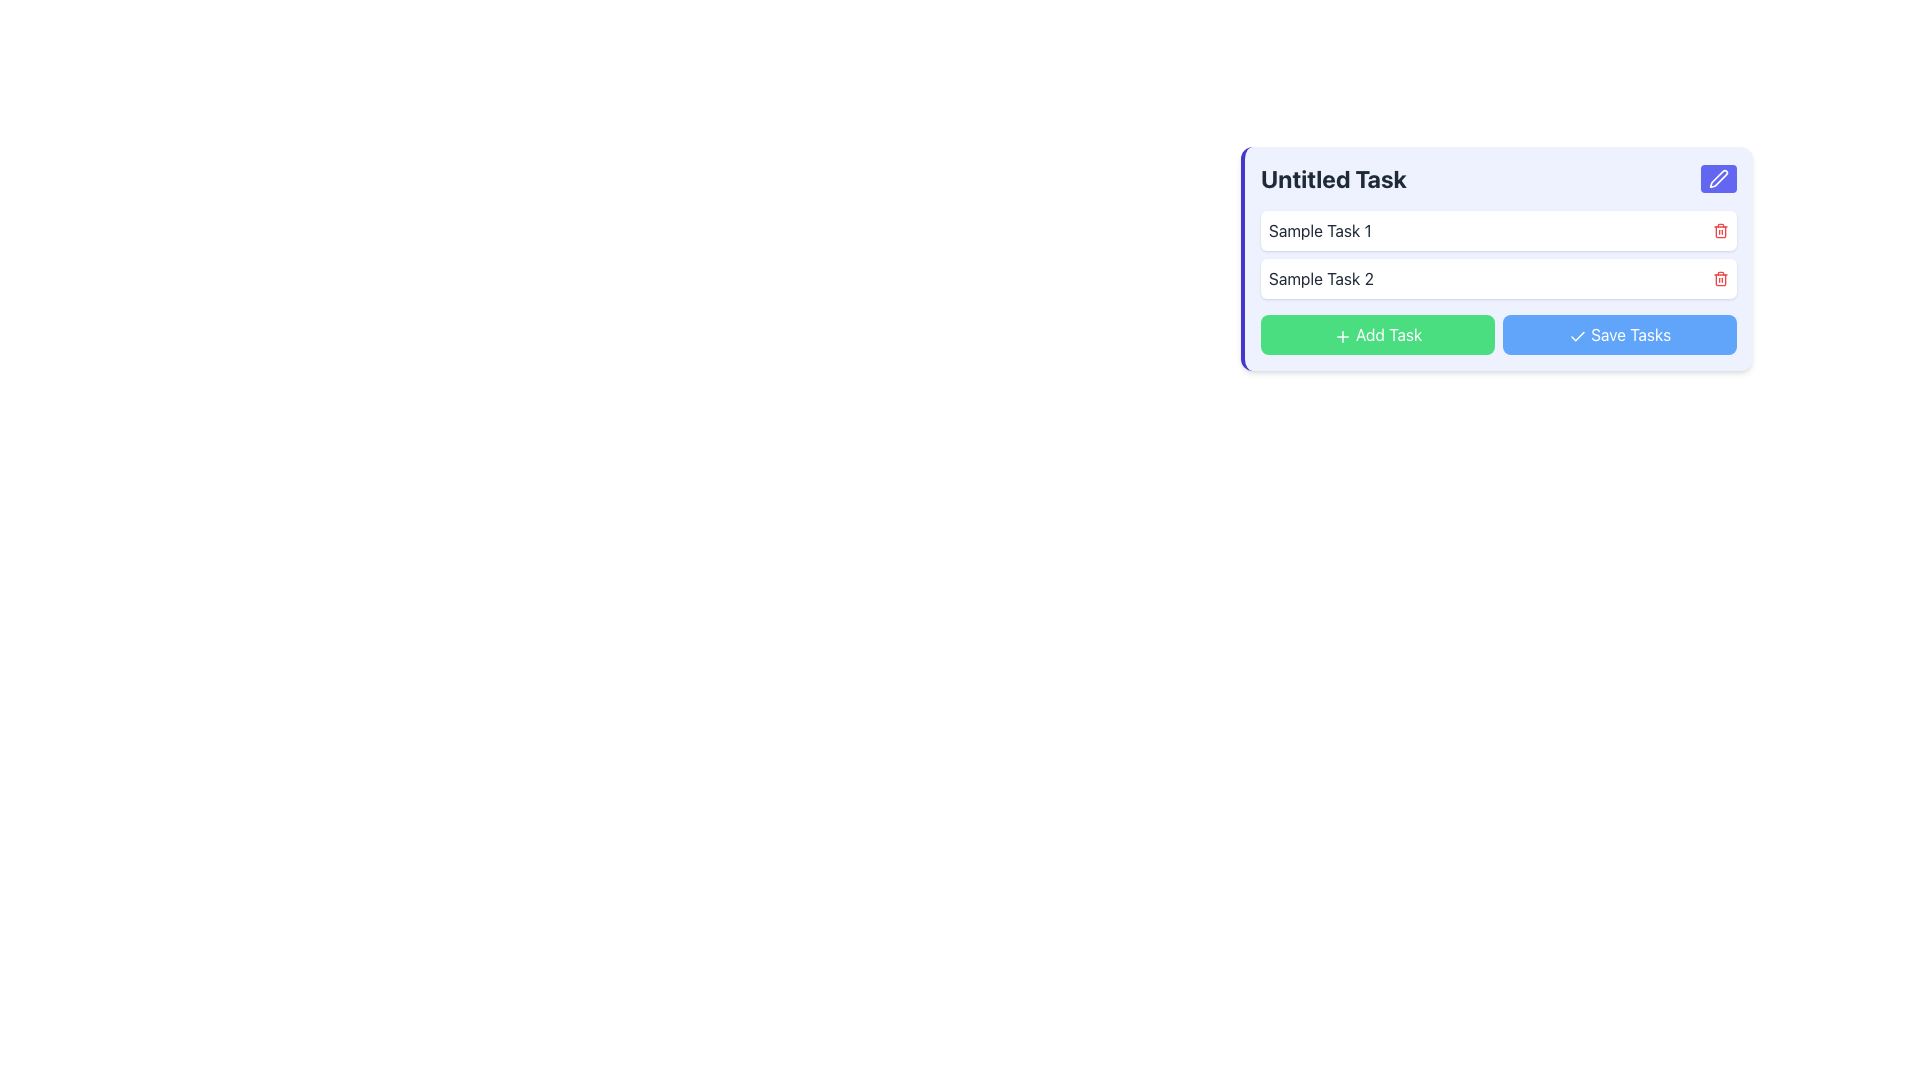 Image resolution: width=1920 pixels, height=1080 pixels. Describe the element at coordinates (1717, 177) in the screenshot. I see `the editing icon located at the top-right corner of the 'Untitled Task' card` at that location.